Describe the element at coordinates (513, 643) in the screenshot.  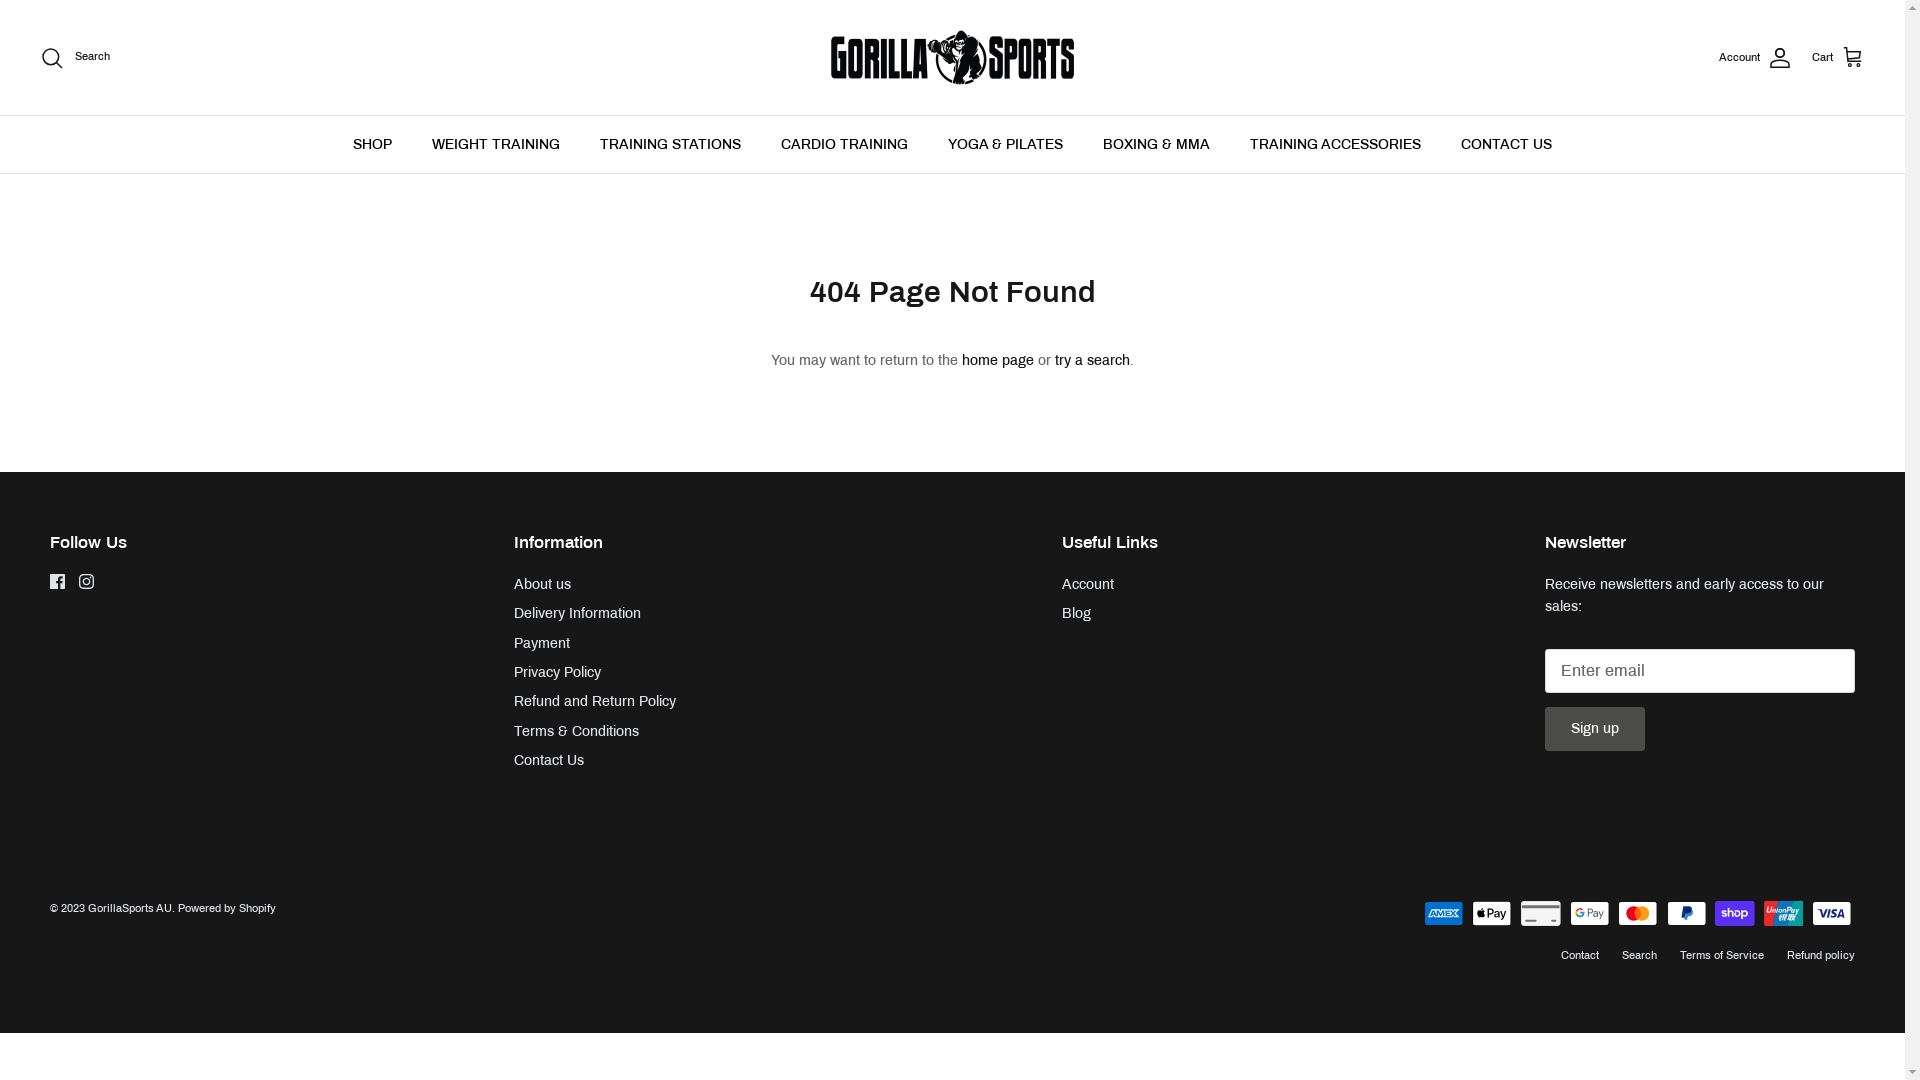
I see `'Payment'` at that location.